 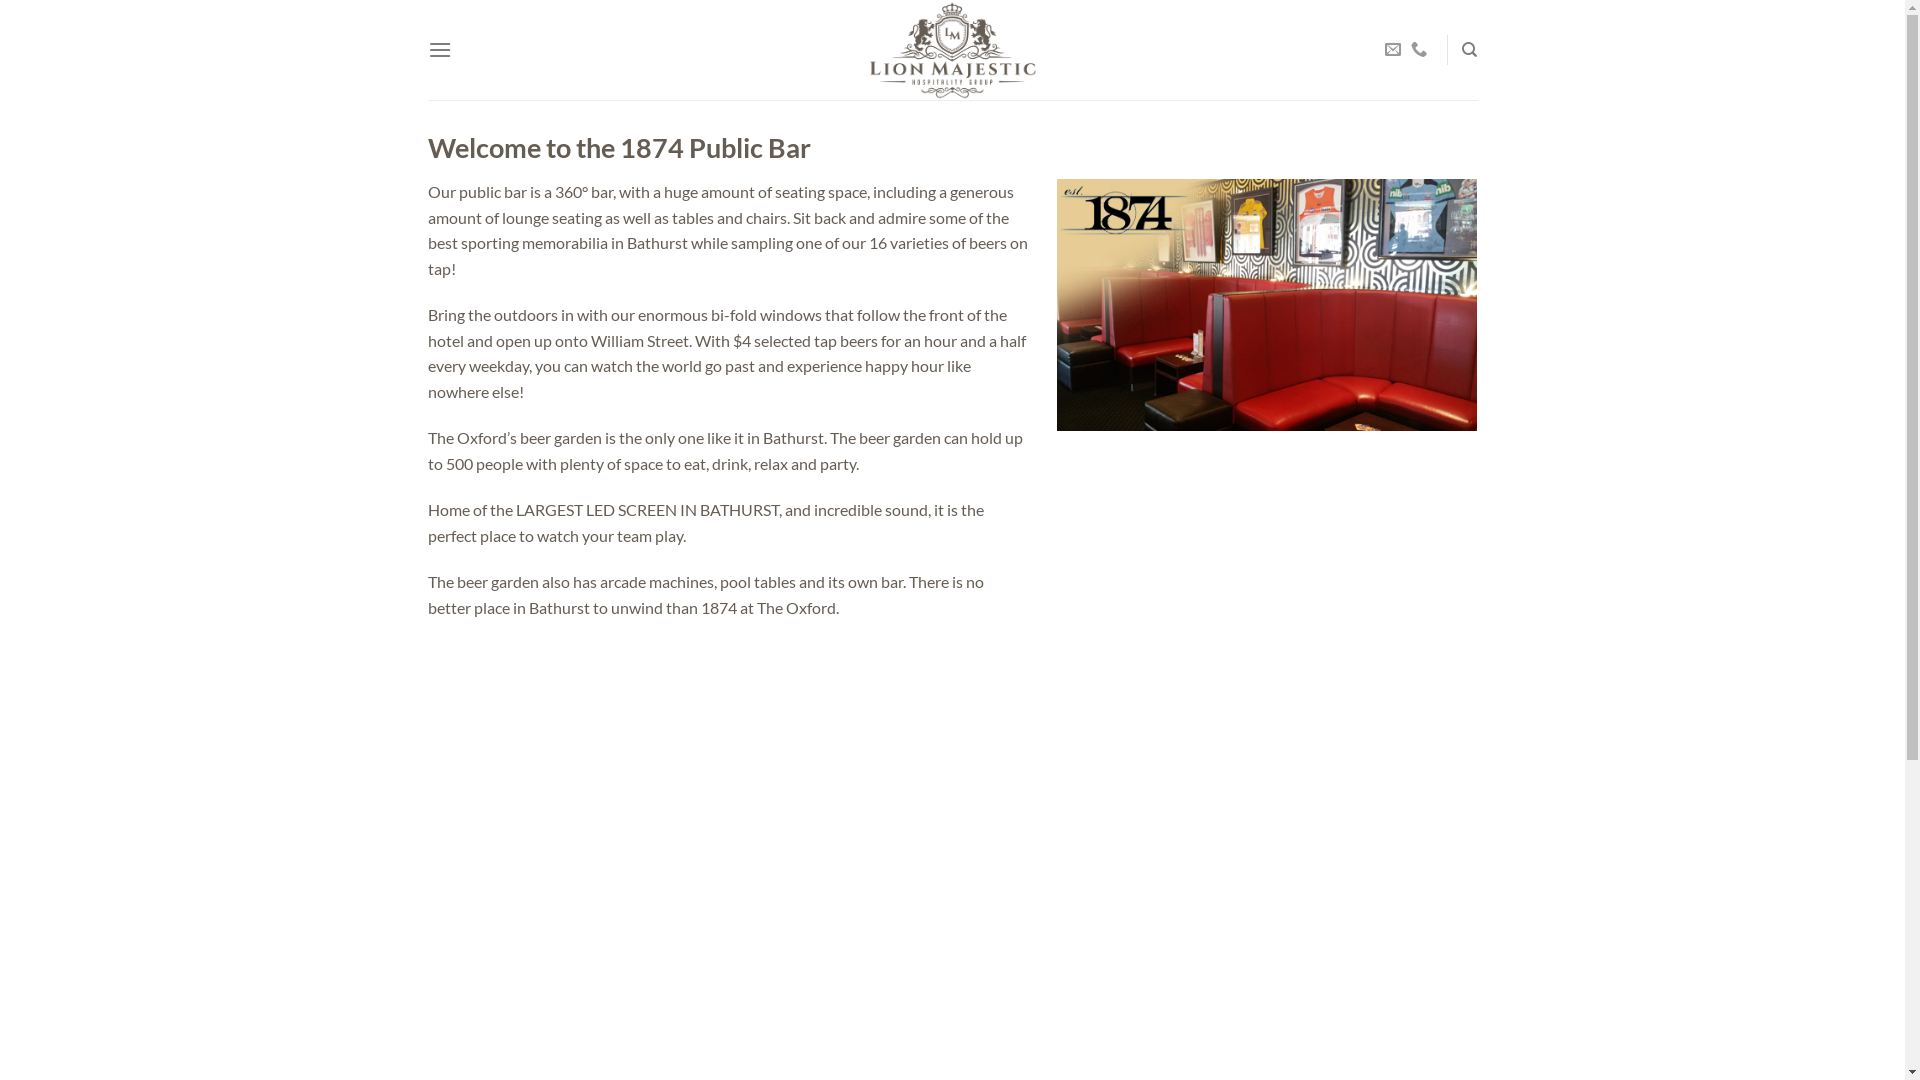 I want to click on 'Lion Majestic', so click(x=950, y=49).